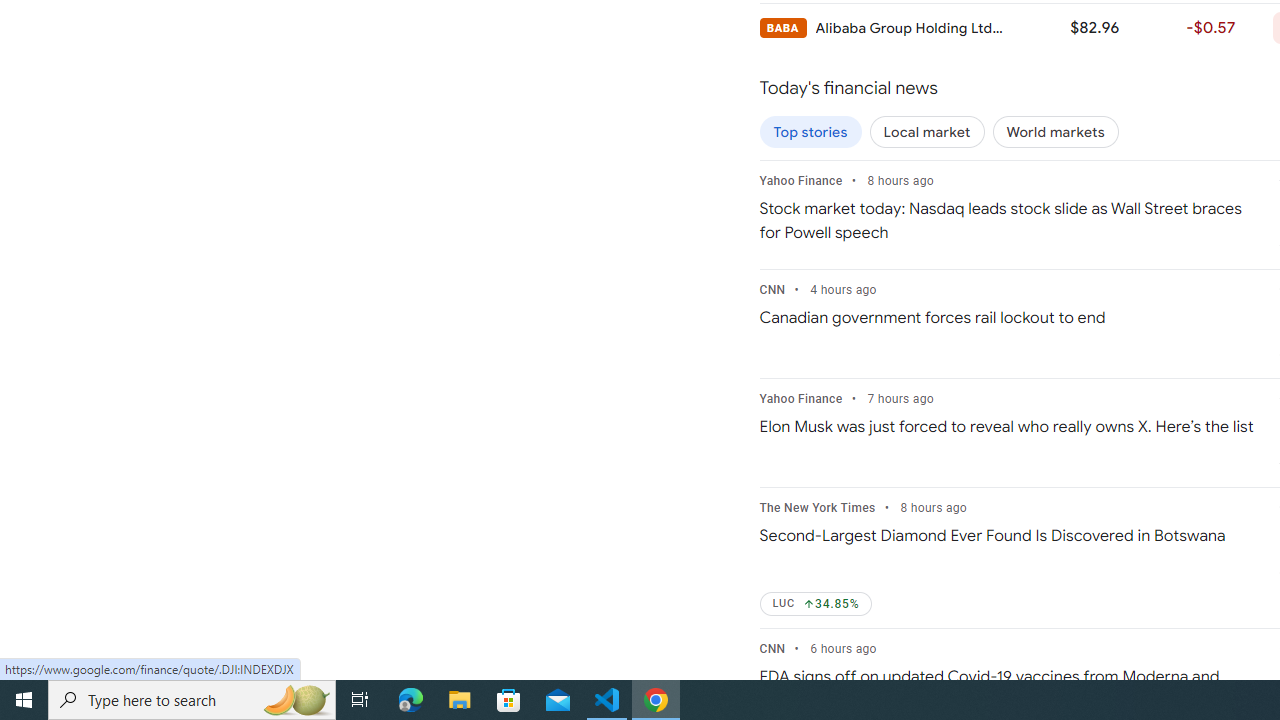 This screenshot has width=1280, height=720. Describe the element at coordinates (816, 603) in the screenshot. I see `'LUC Up by 34.85%'` at that location.